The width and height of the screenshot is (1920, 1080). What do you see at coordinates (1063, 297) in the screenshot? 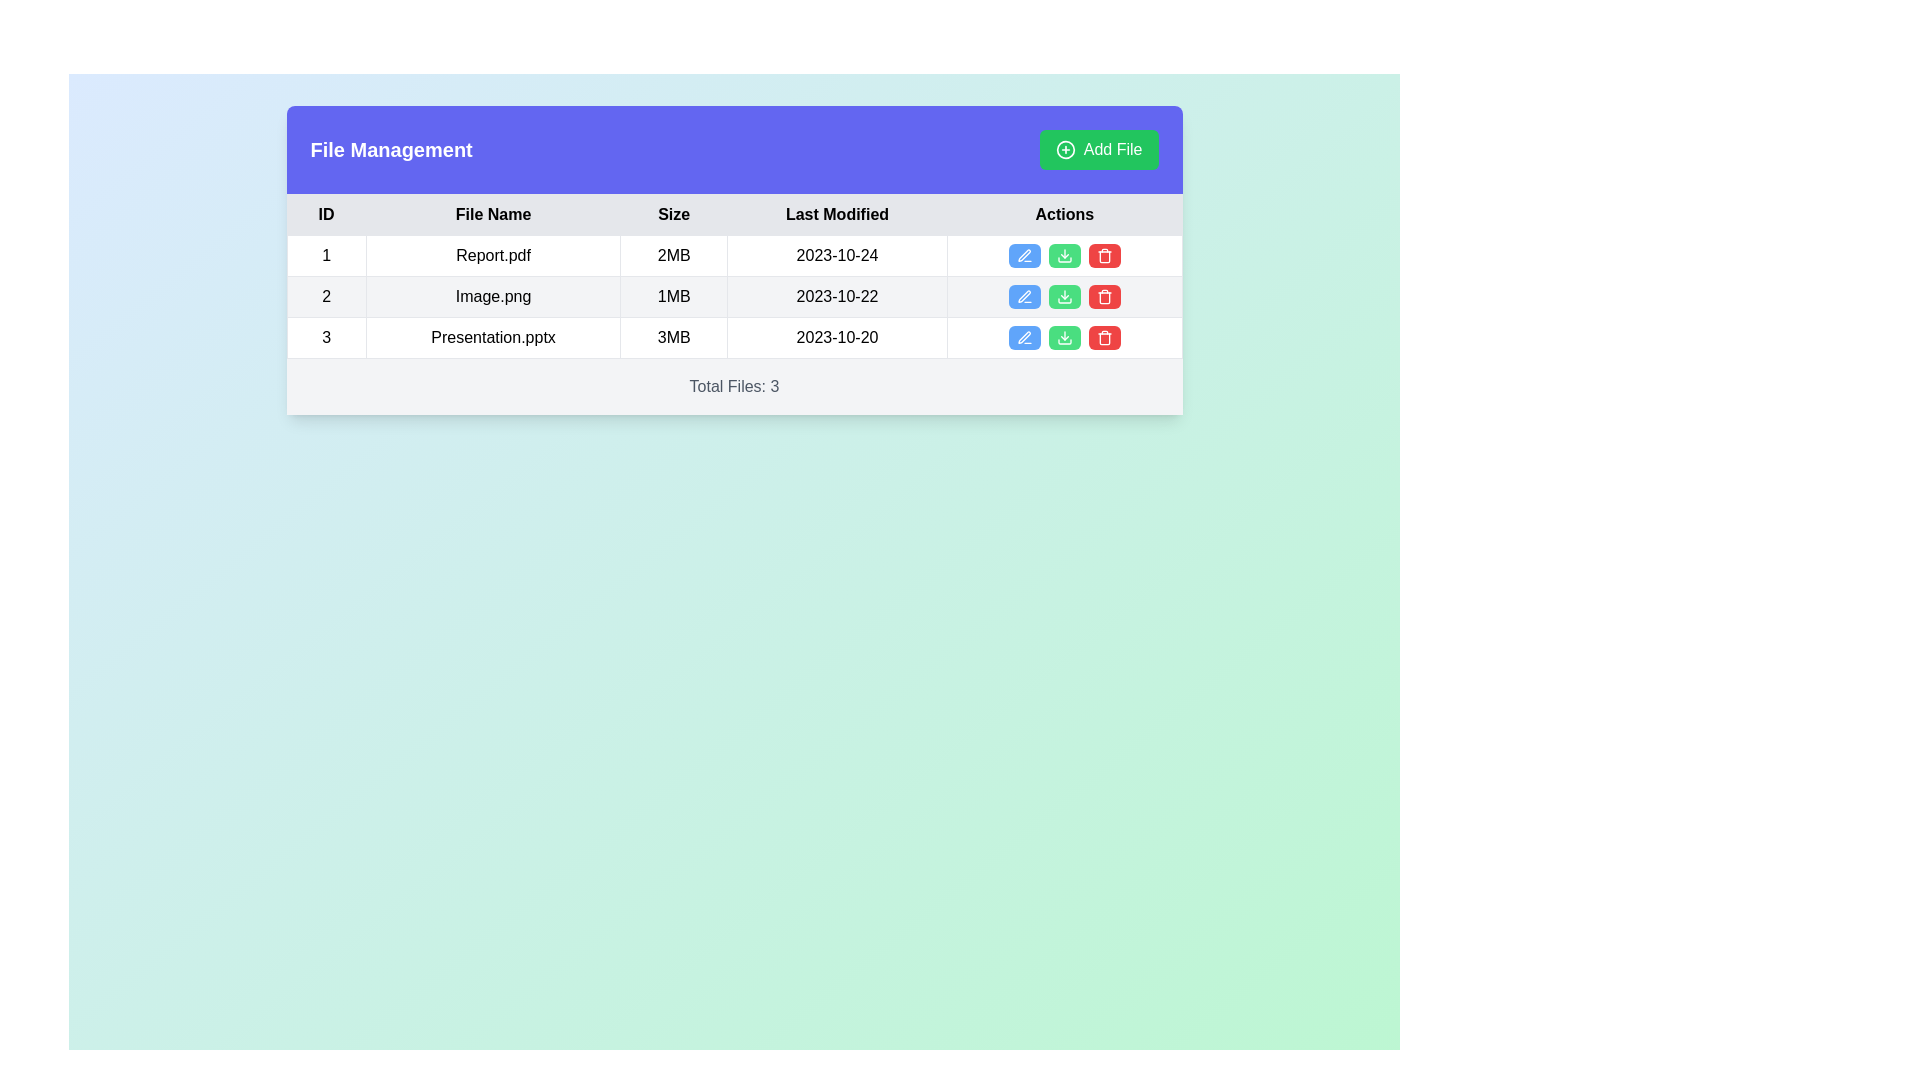
I see `the download button in the 'Actions' column of the second row to observe the hover effect on its background, which is positioned between the blue edit button and the red delete button` at bounding box center [1063, 297].